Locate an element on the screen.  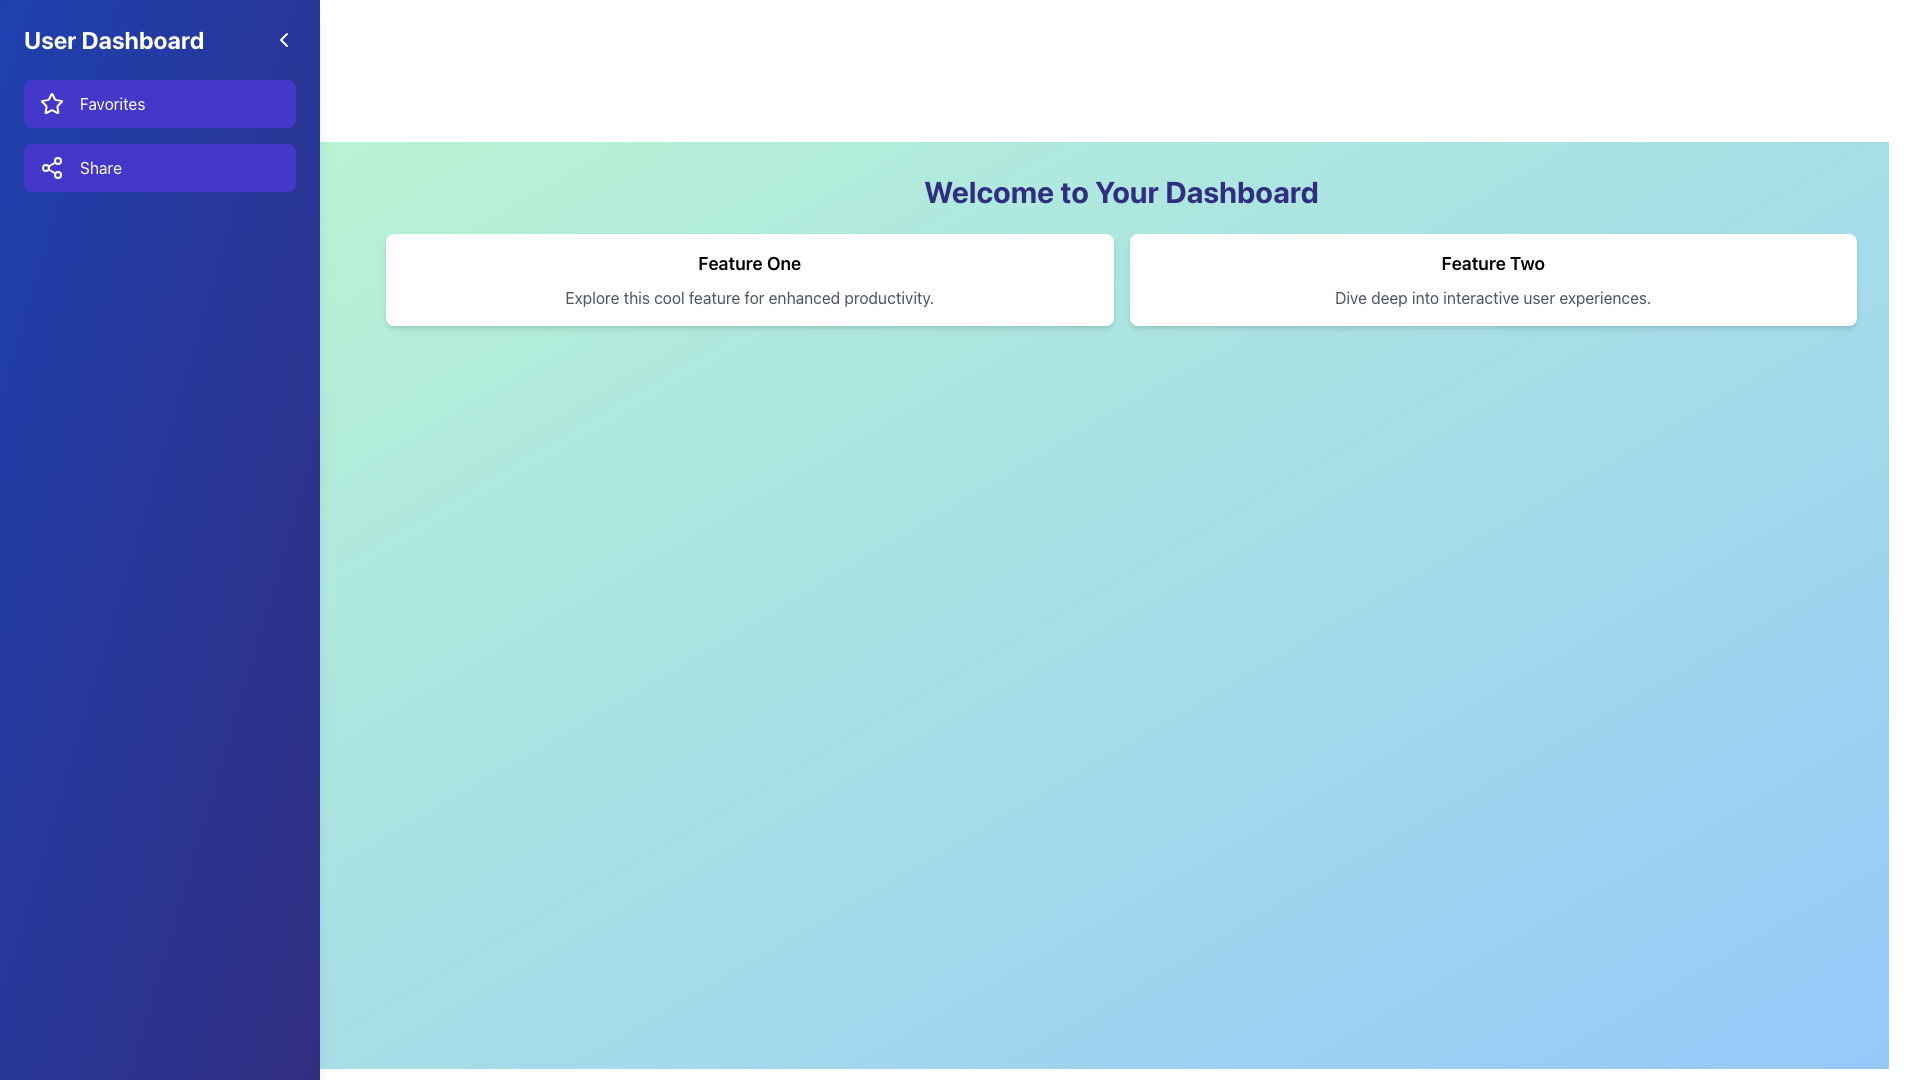
the Informational Card located in the right column of the layout, adjacent to 'Feature One' under the 'Welcome to Your Dashboard' heading is located at coordinates (1493, 280).